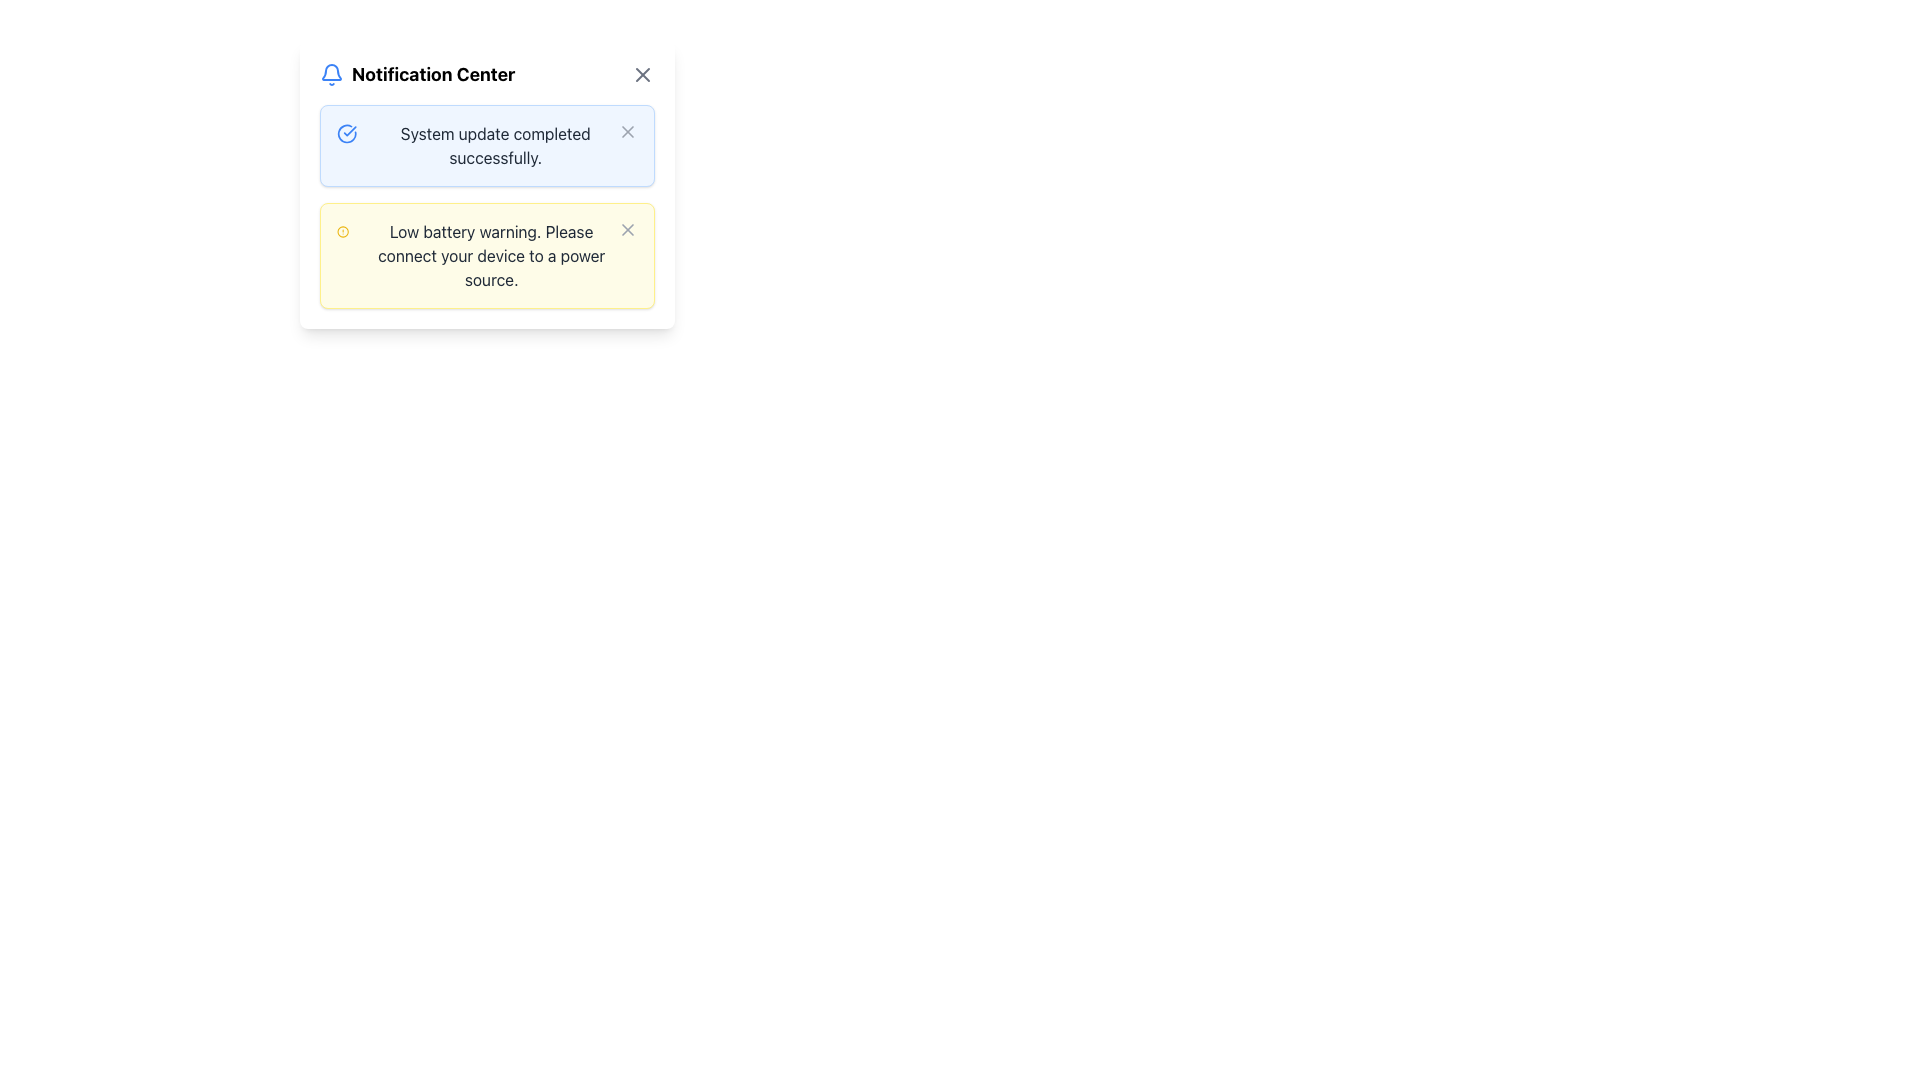 Image resolution: width=1920 pixels, height=1080 pixels. What do you see at coordinates (331, 73) in the screenshot?
I see `the bell icon that signifies notifications, located to the far left of the Notification Center header area, adjacent to the bold text 'Notification Center'` at bounding box center [331, 73].